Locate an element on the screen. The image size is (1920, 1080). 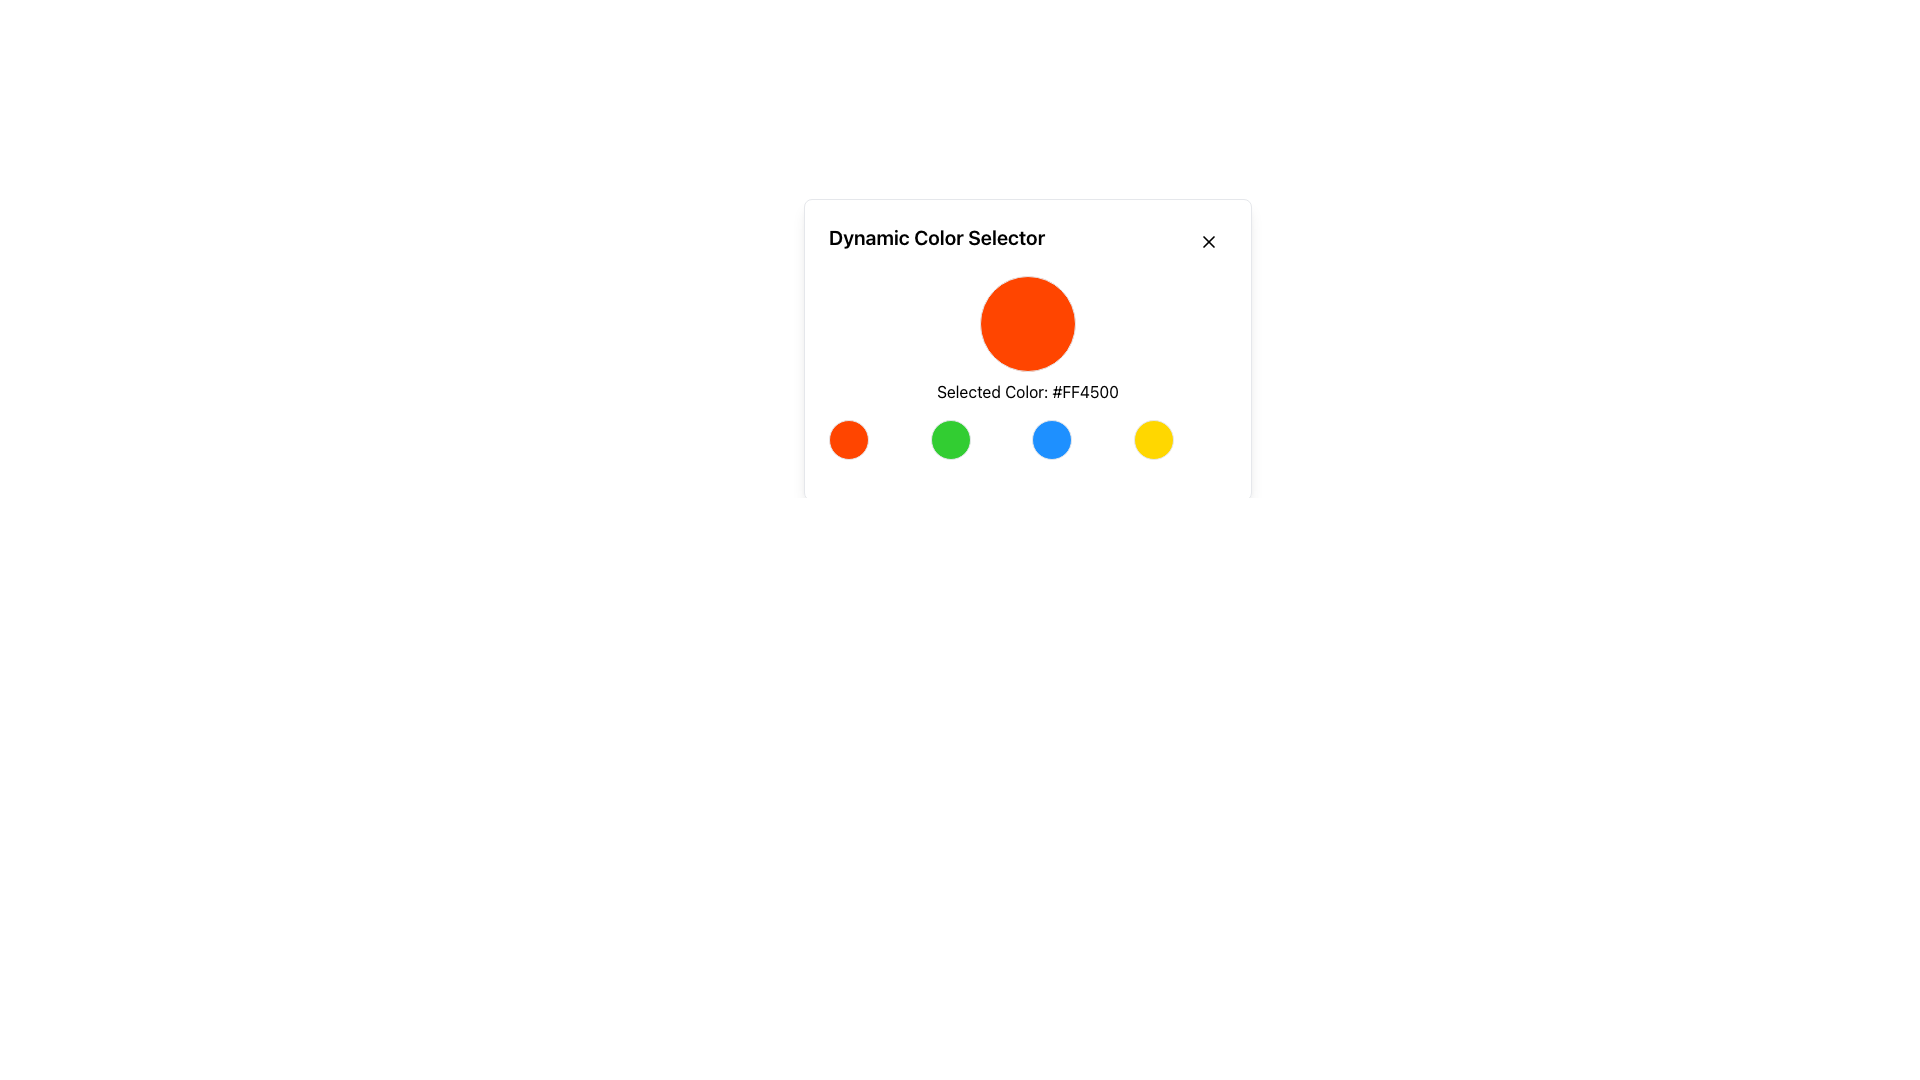
the grid of interactive color buttons located within the modal under the text 'Selected Color: #FF4500' is located at coordinates (1027, 438).